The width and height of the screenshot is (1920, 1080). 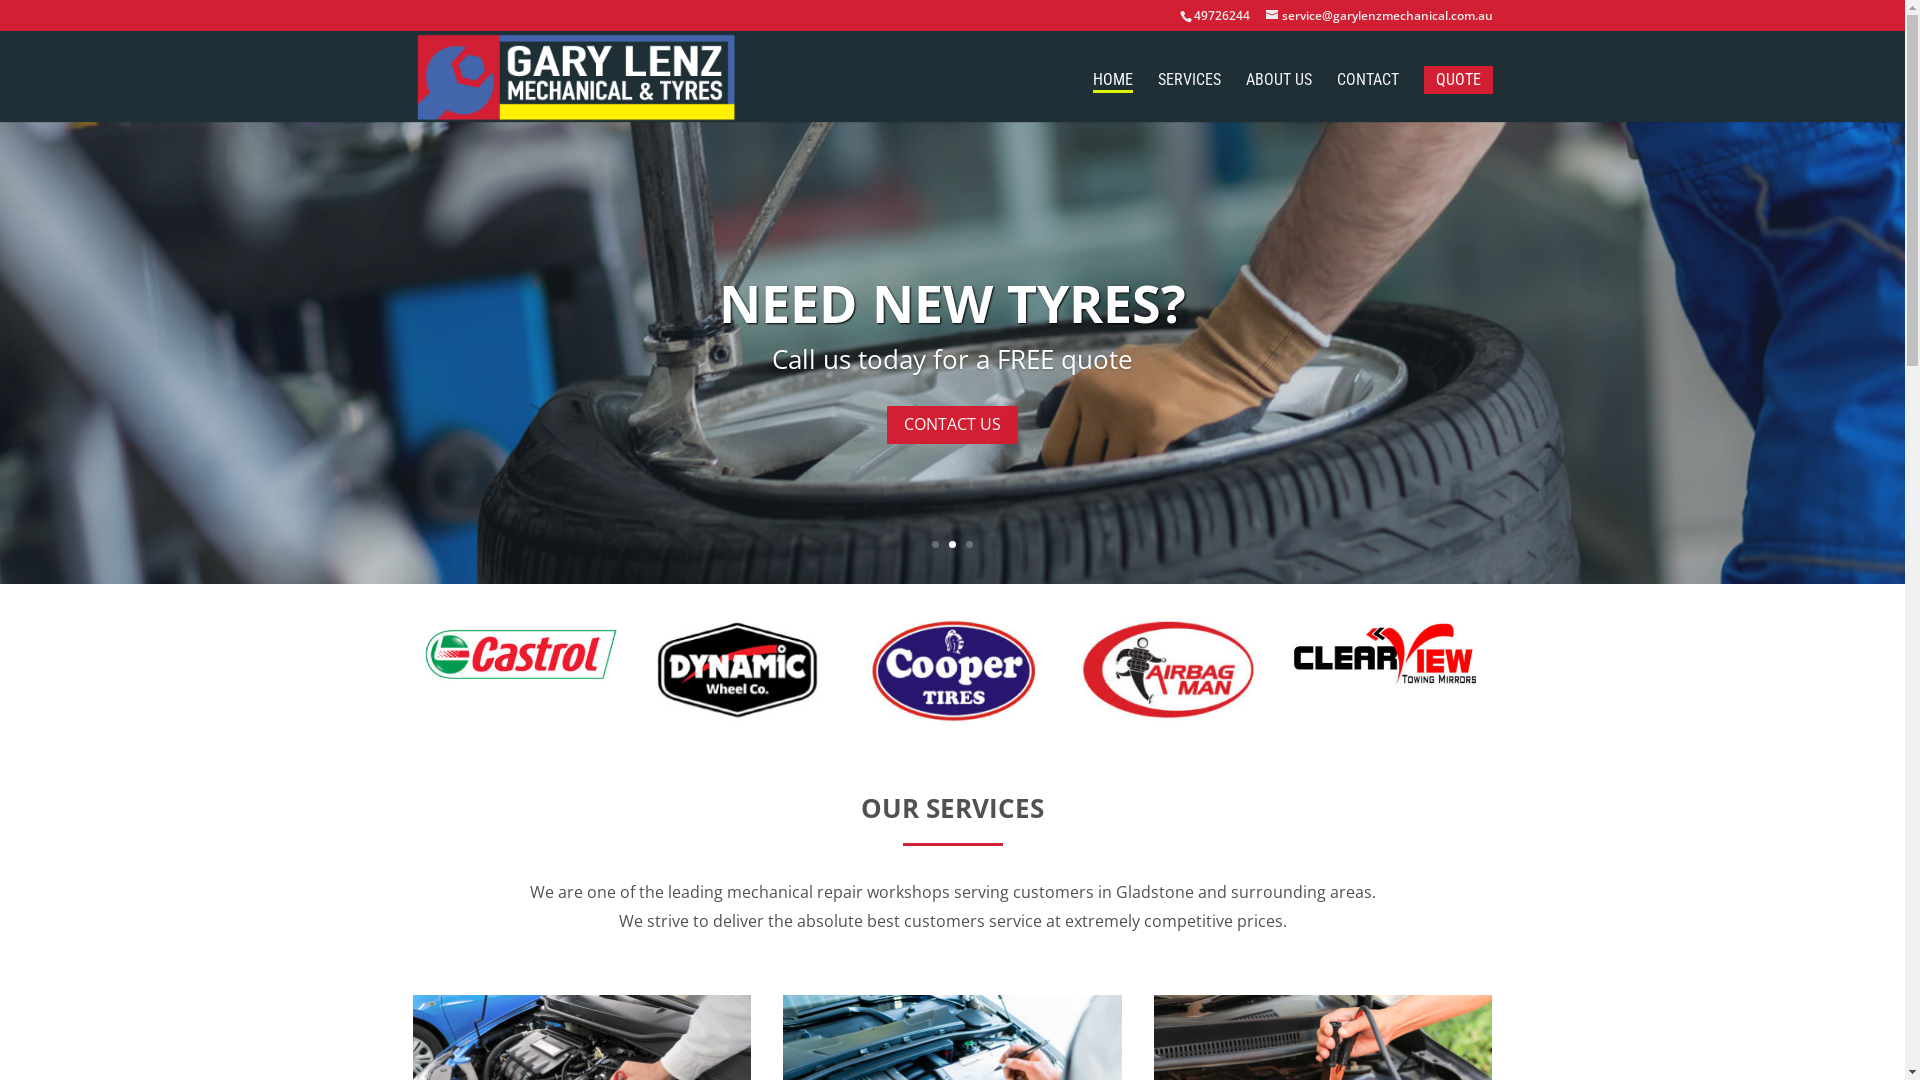 I want to click on 'QUOTE', so click(x=1458, y=79).